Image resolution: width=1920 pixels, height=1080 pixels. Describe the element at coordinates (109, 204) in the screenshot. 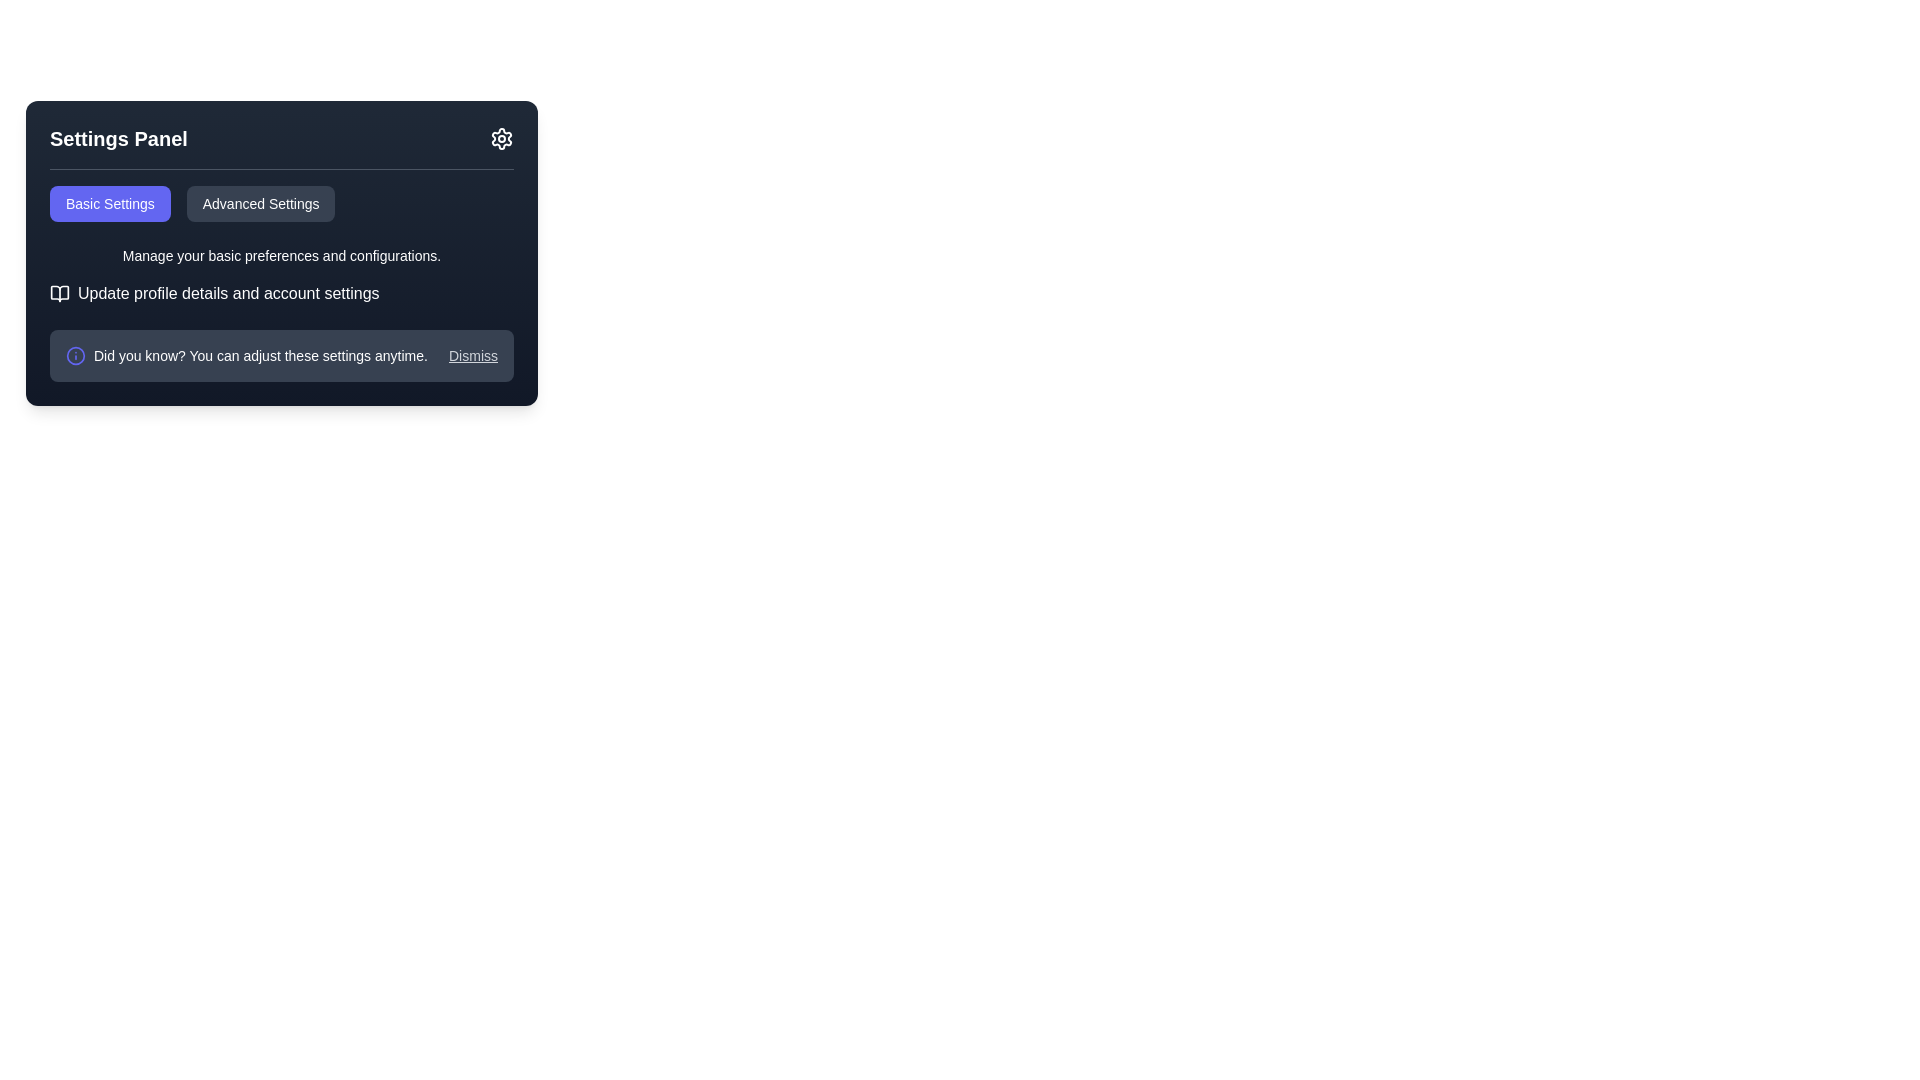

I see `the 'Basic Settings' button, which is a rectangular button with a rounded border, purple-blue background, and white text` at that location.